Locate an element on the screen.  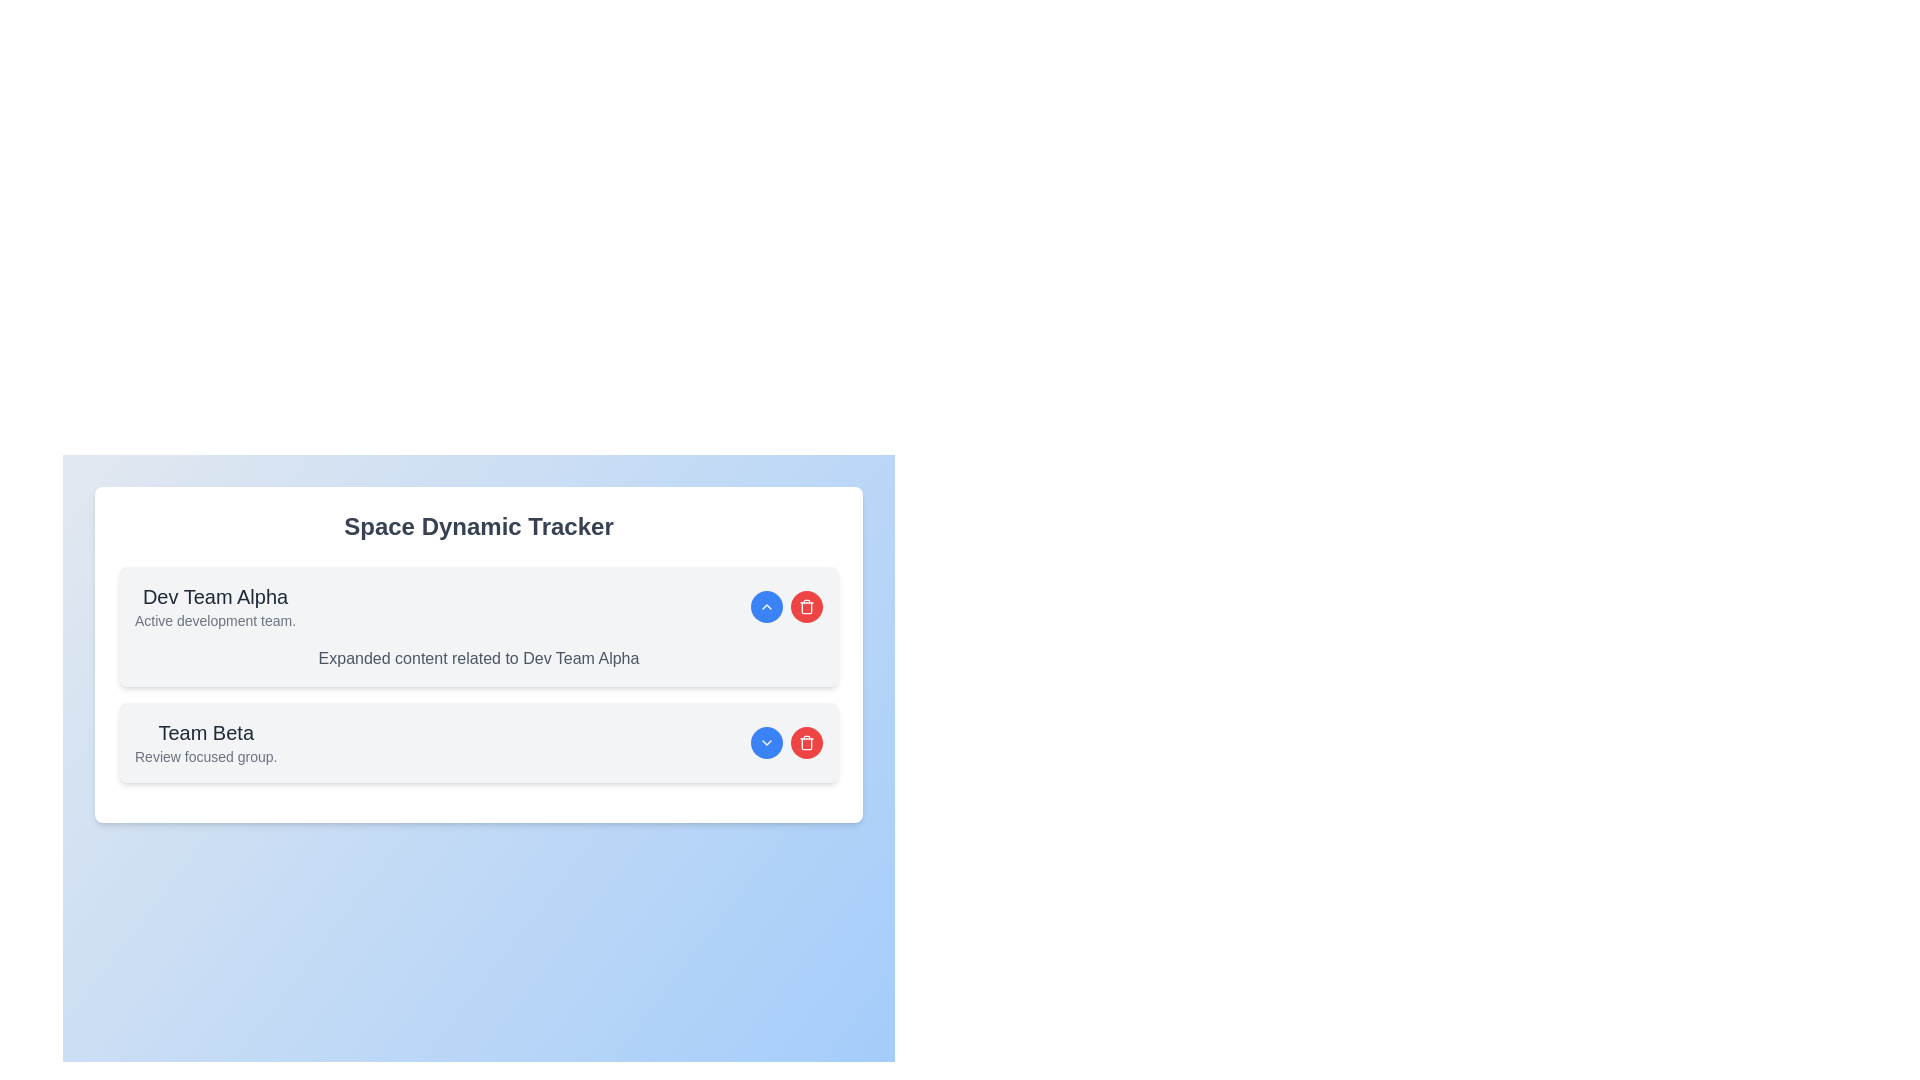
the Text block serving as the header for the 'Team Beta' section to use the title as a navigation anchor is located at coordinates (206, 743).